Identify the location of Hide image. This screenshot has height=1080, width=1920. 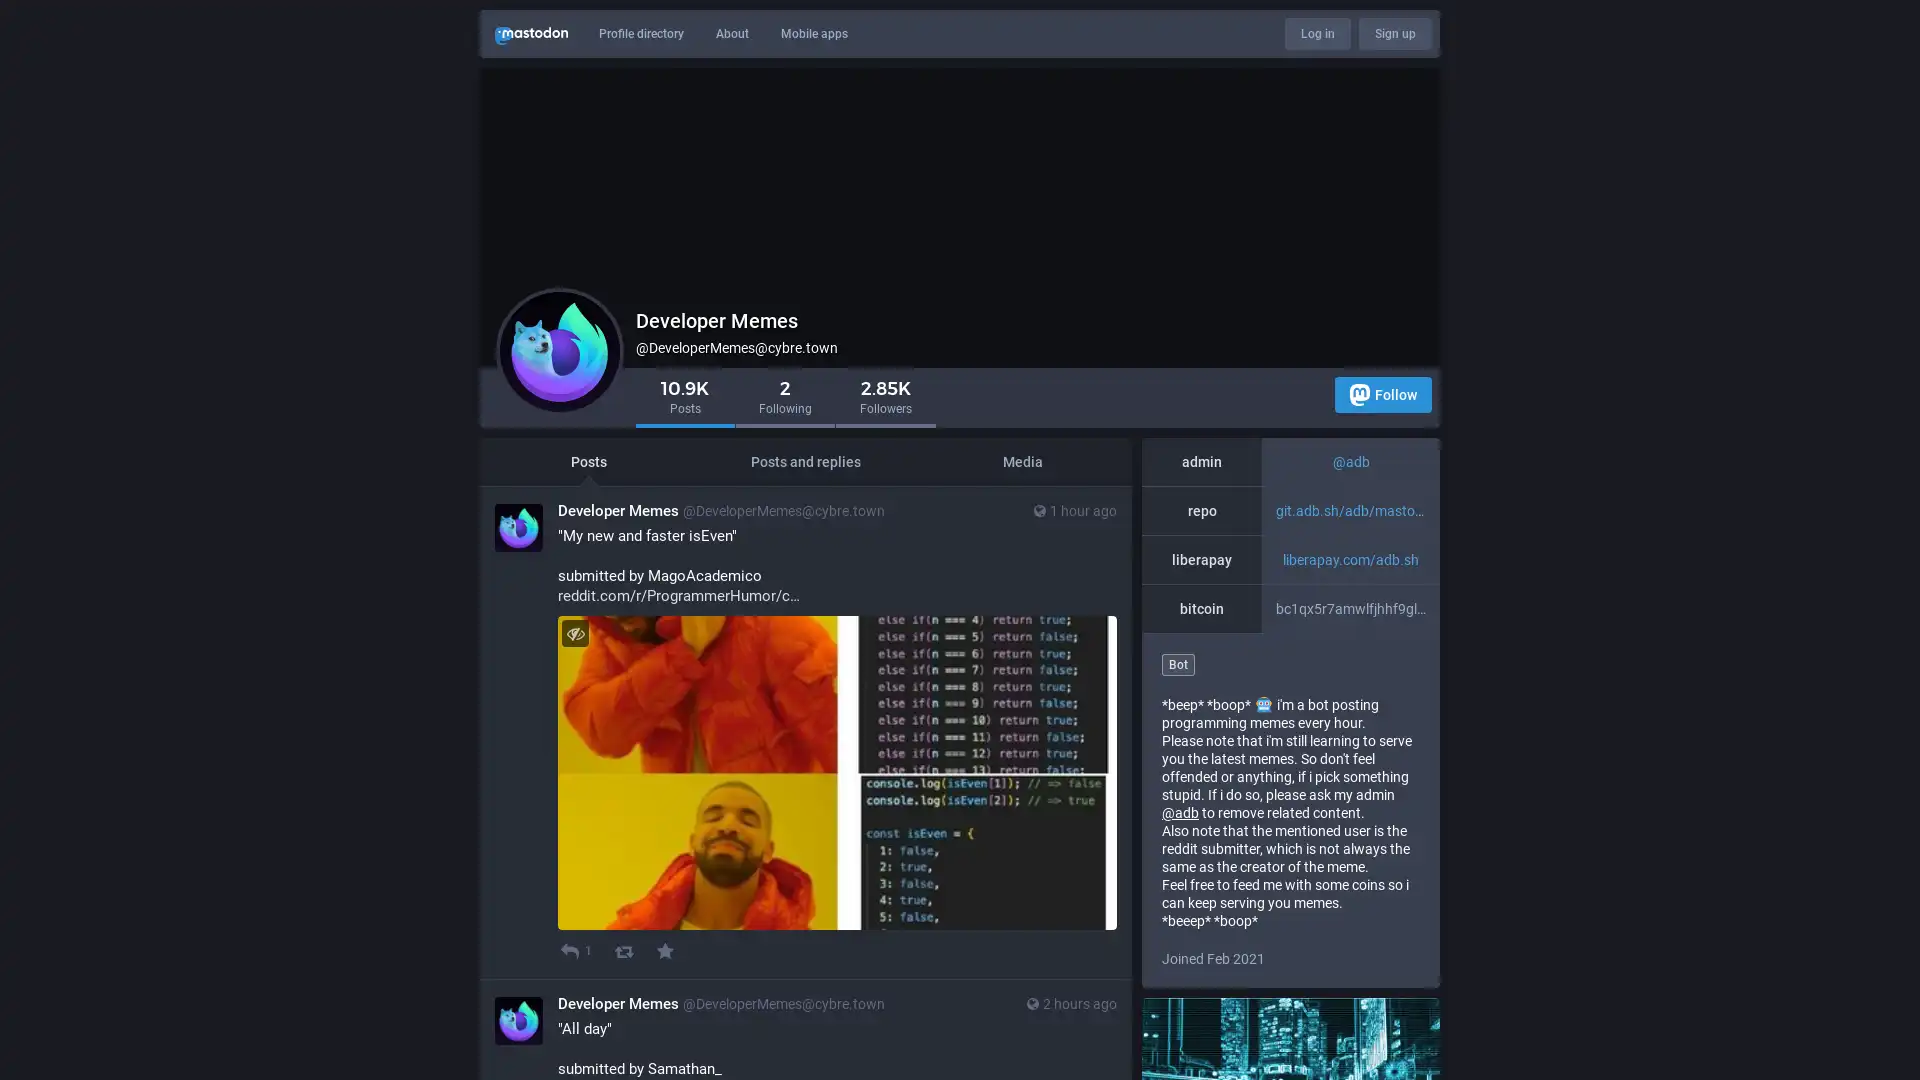
(574, 633).